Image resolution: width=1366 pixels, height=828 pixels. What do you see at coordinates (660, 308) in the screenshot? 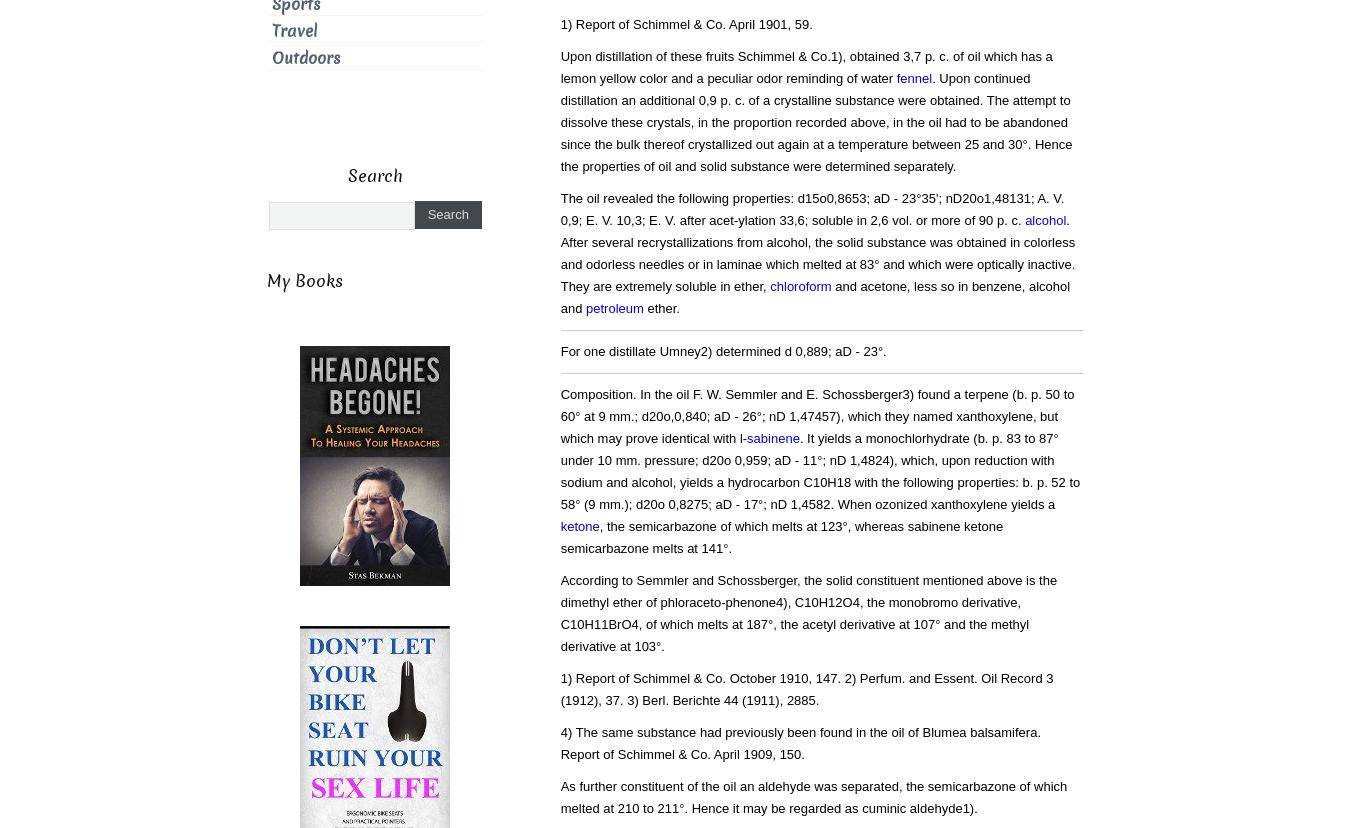
I see `'ether.'` at bounding box center [660, 308].